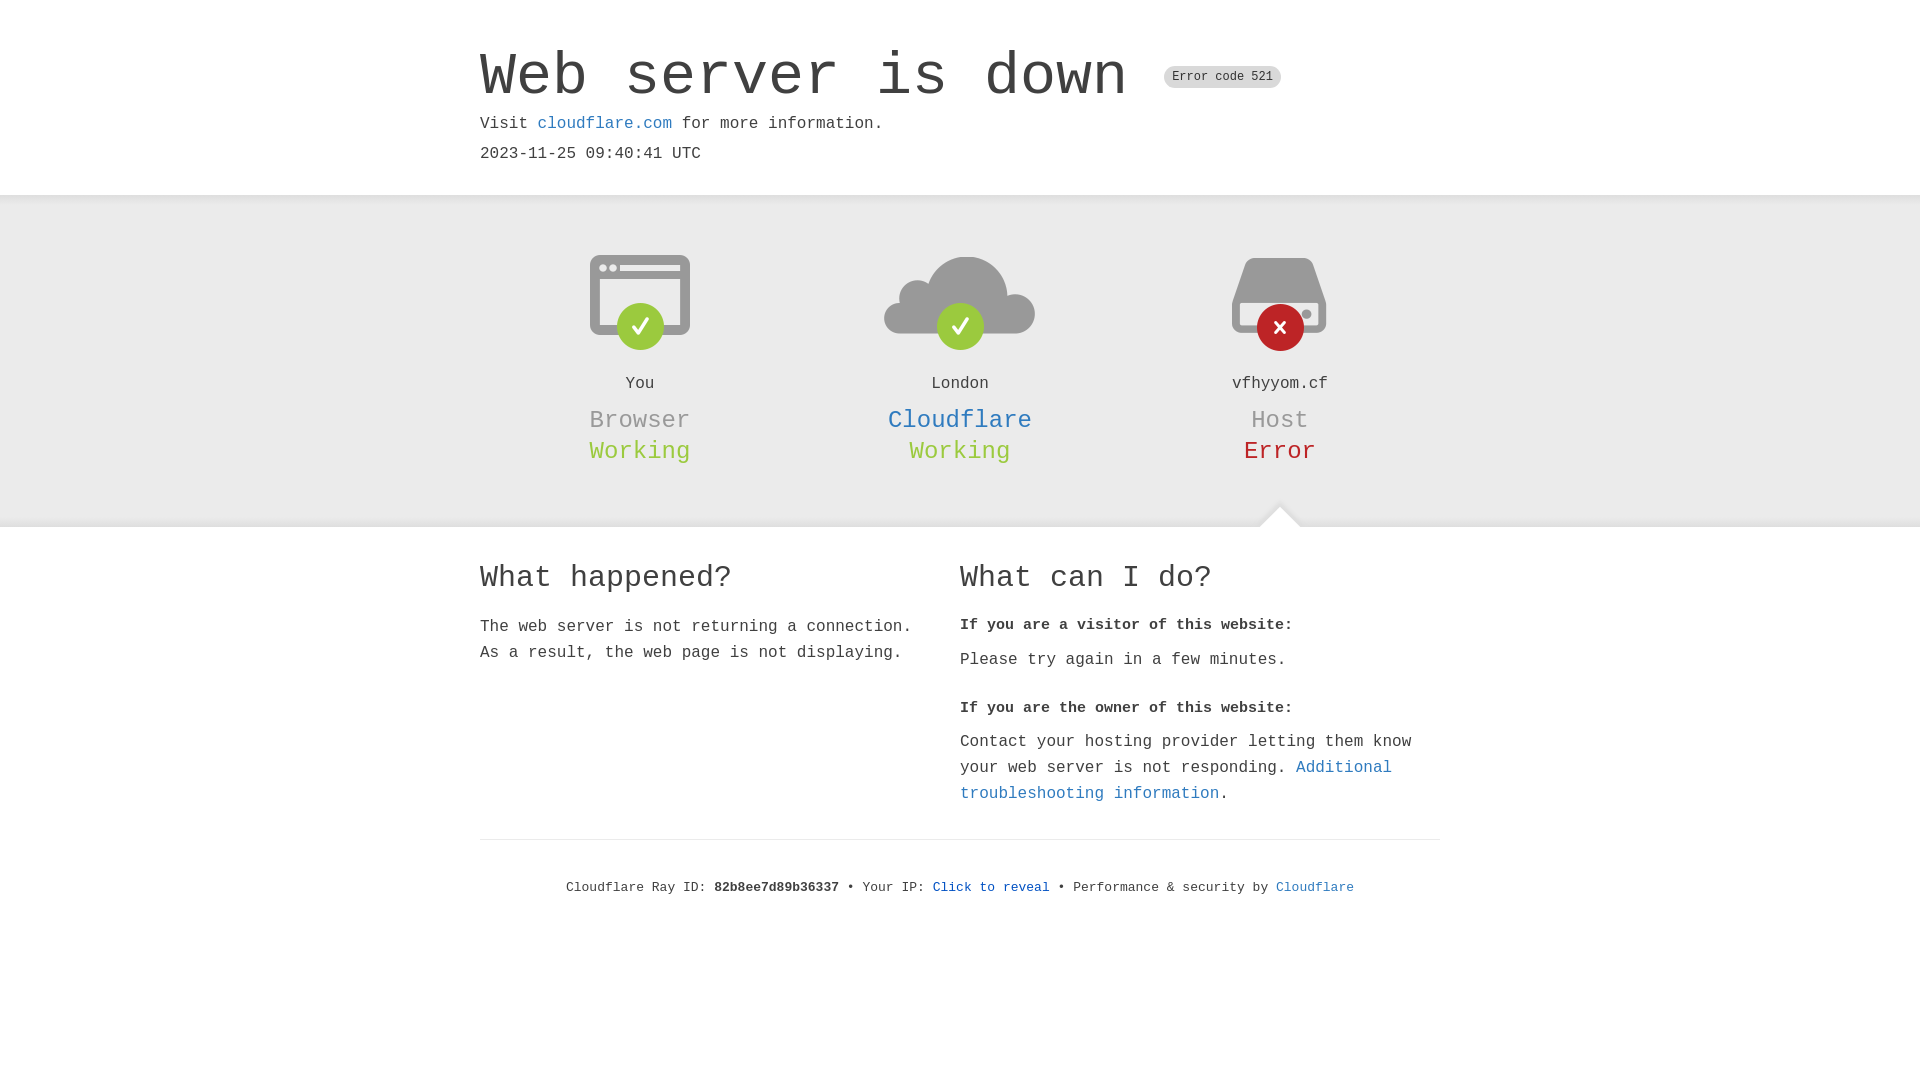 The width and height of the screenshot is (1920, 1080). I want to click on 'Cloudflare', so click(1315, 886).